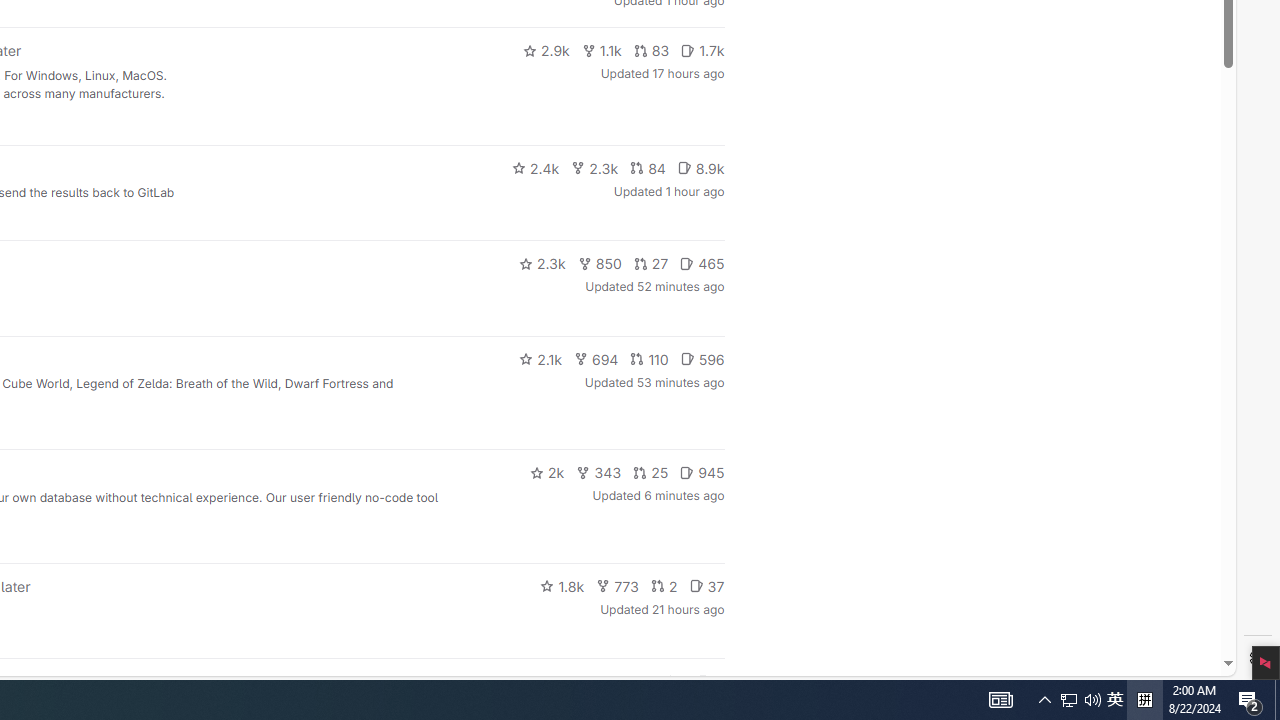 Image resolution: width=1280 pixels, height=720 pixels. Describe the element at coordinates (647, 167) in the screenshot. I see `'84'` at that location.